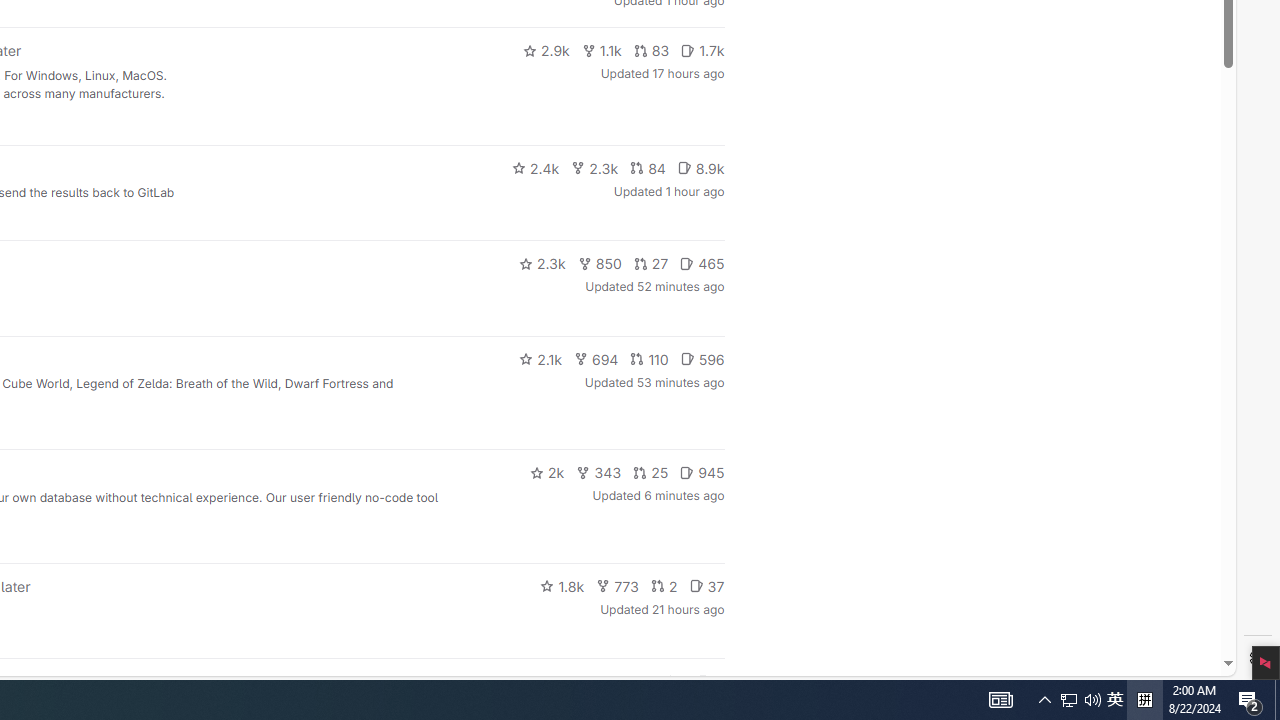 Image resolution: width=1280 pixels, height=720 pixels. Describe the element at coordinates (647, 167) in the screenshot. I see `'84'` at that location.